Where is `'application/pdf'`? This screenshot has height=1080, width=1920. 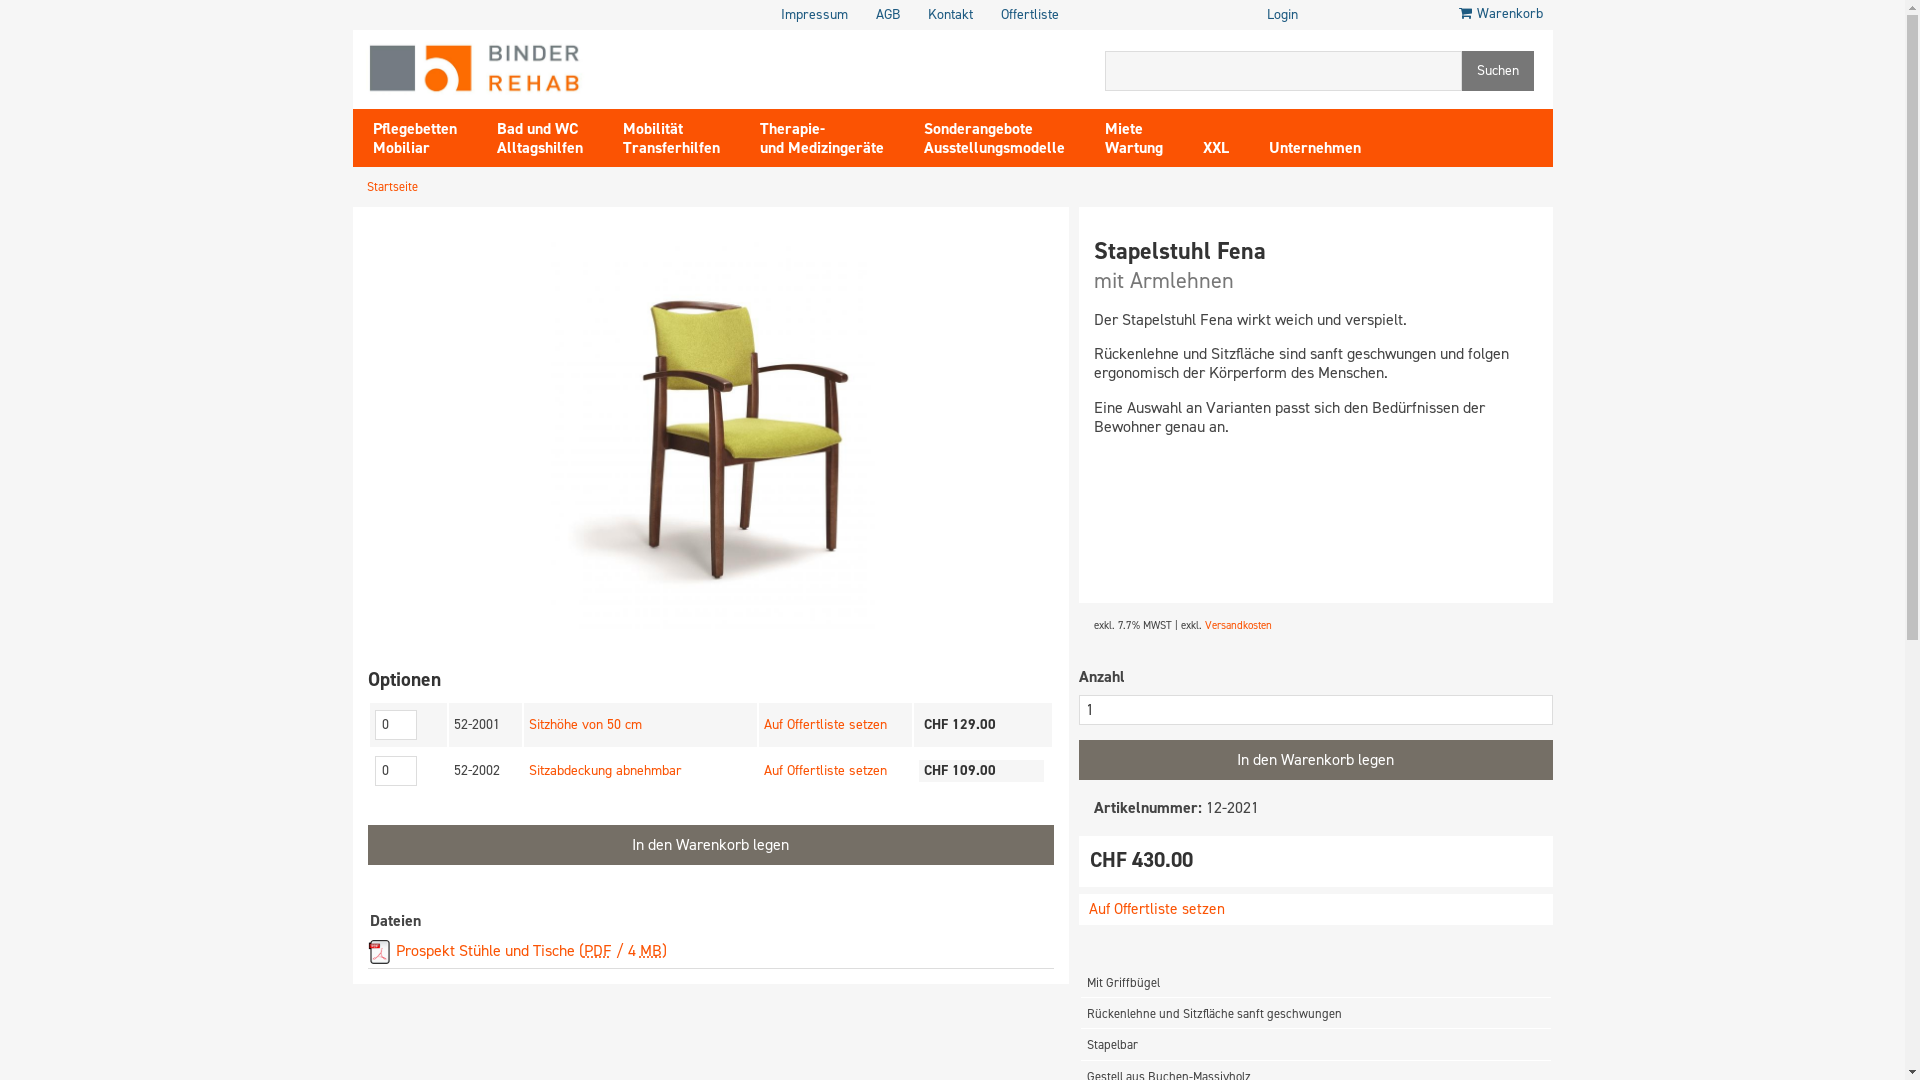 'application/pdf' is located at coordinates (379, 951).